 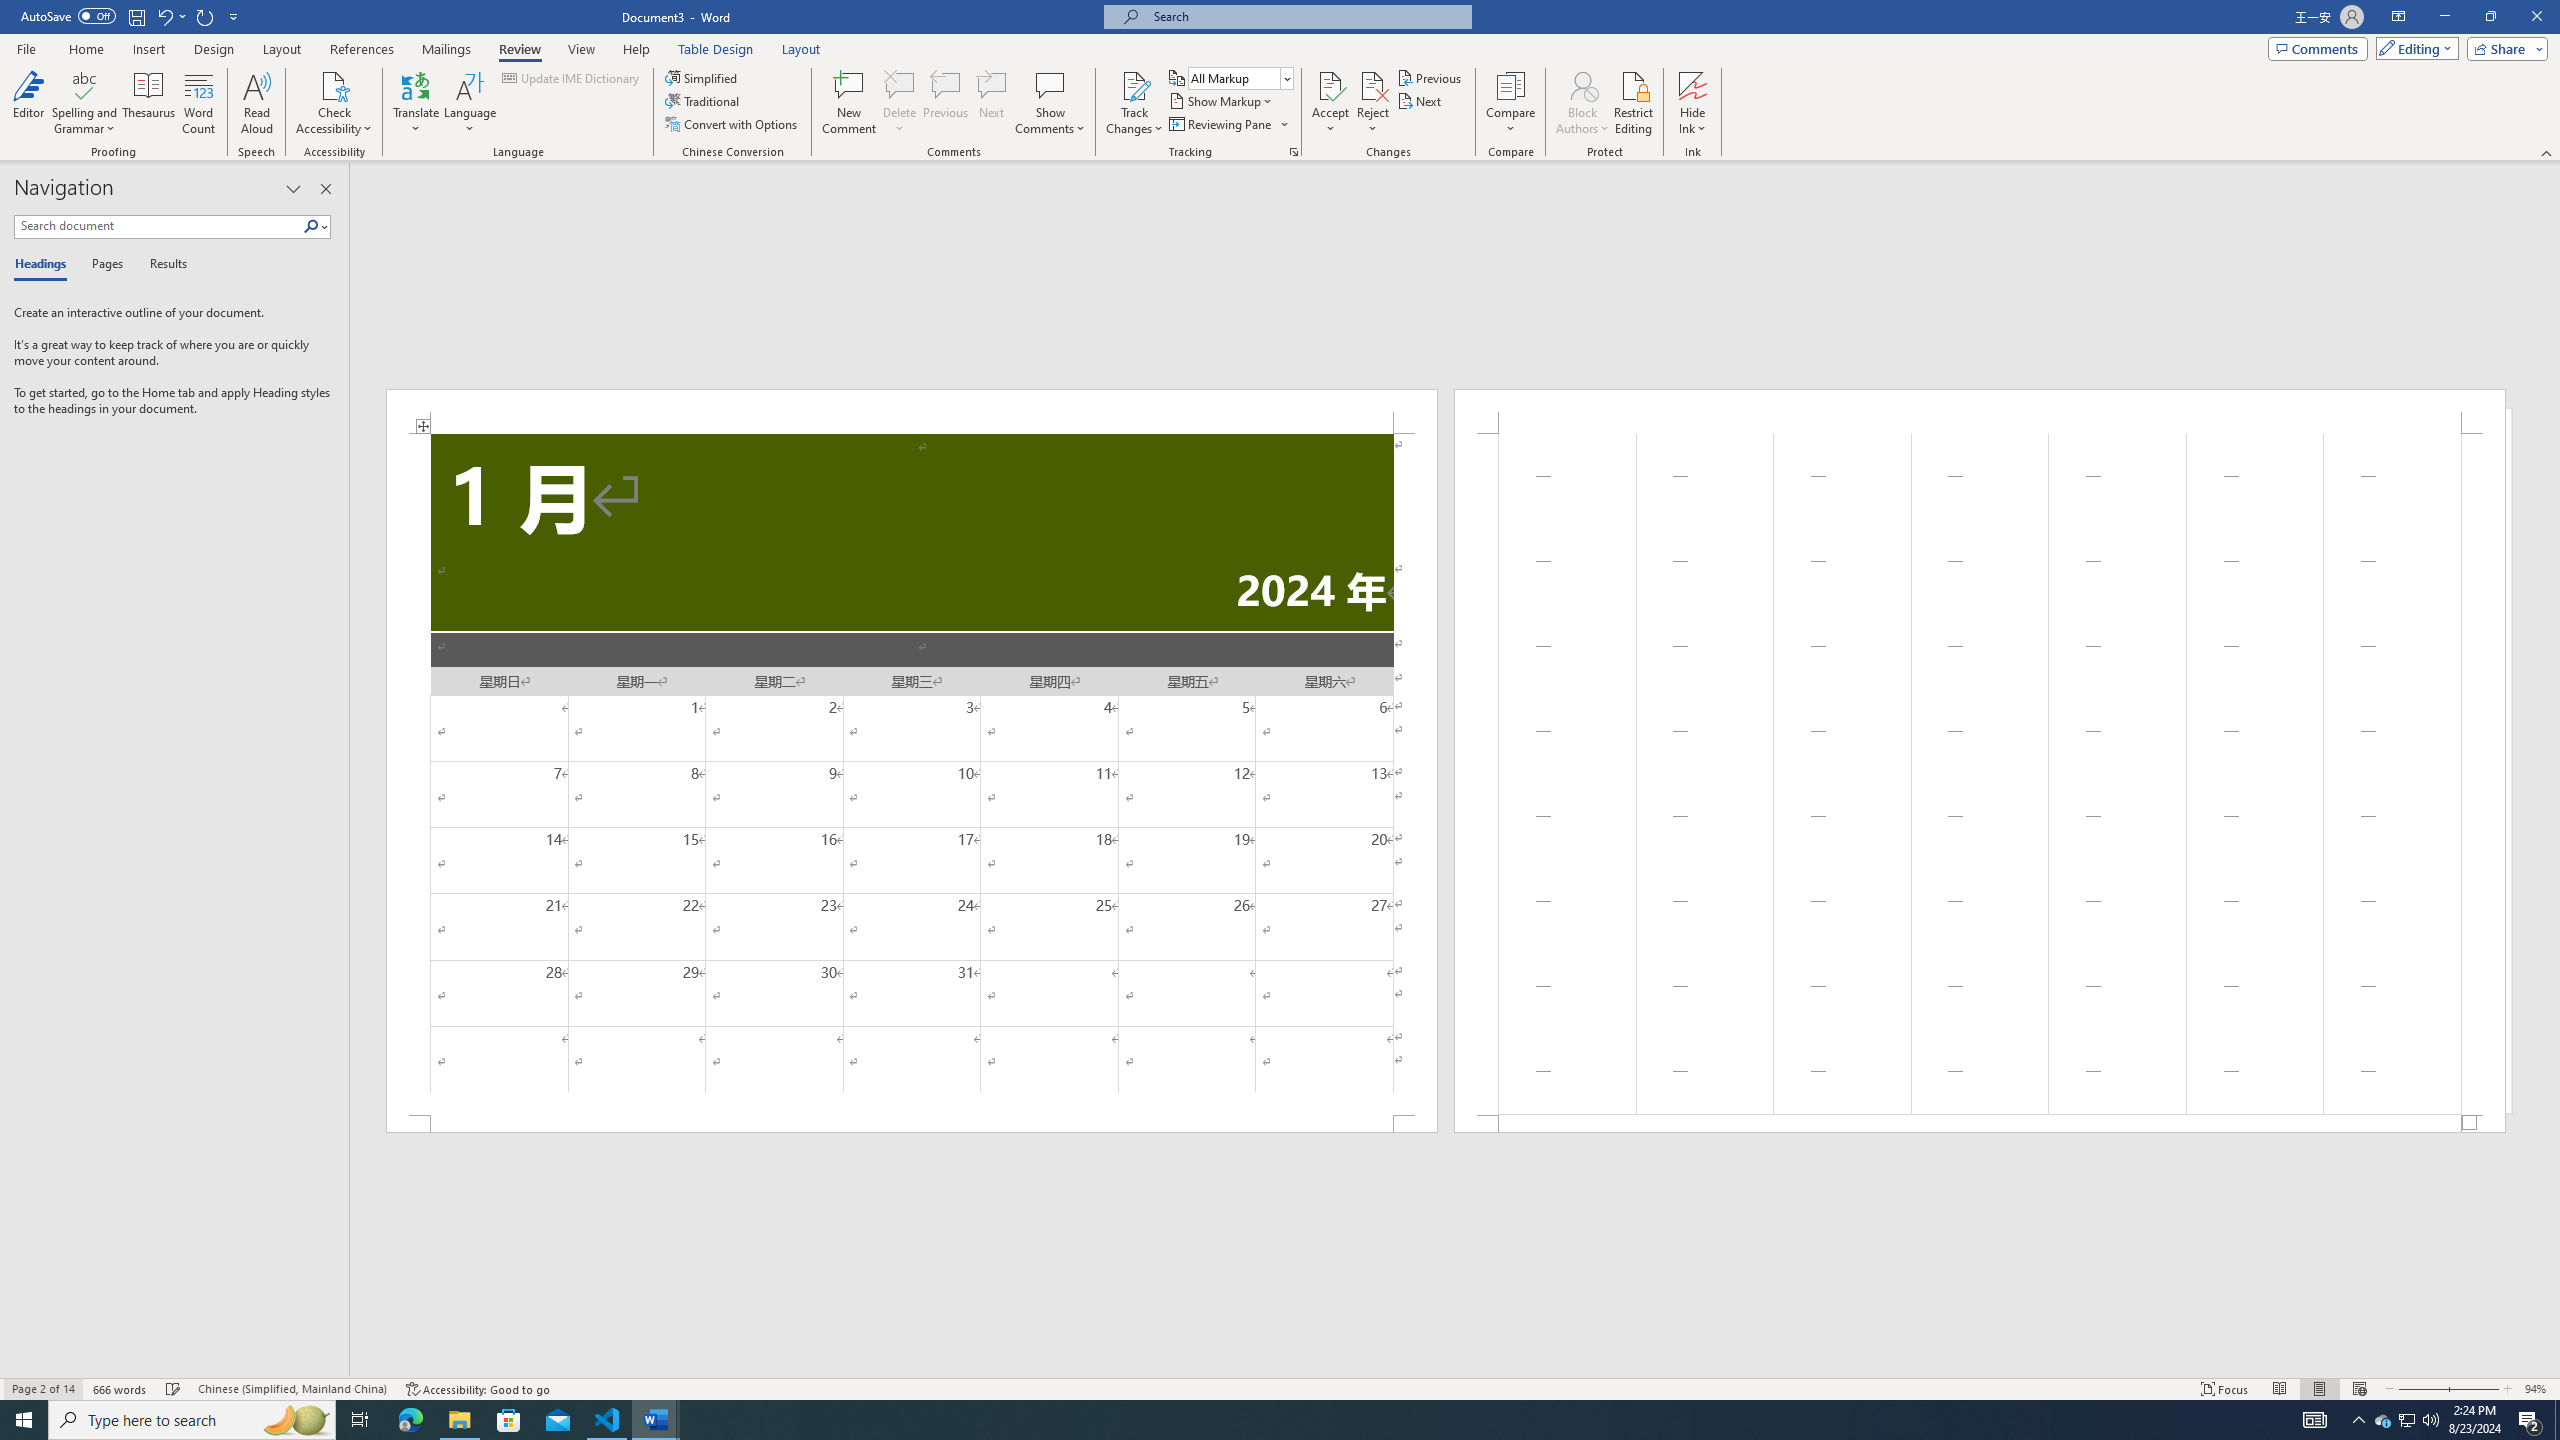 What do you see at coordinates (1634, 103) in the screenshot?
I see `'Restrict Editing'` at bounding box center [1634, 103].